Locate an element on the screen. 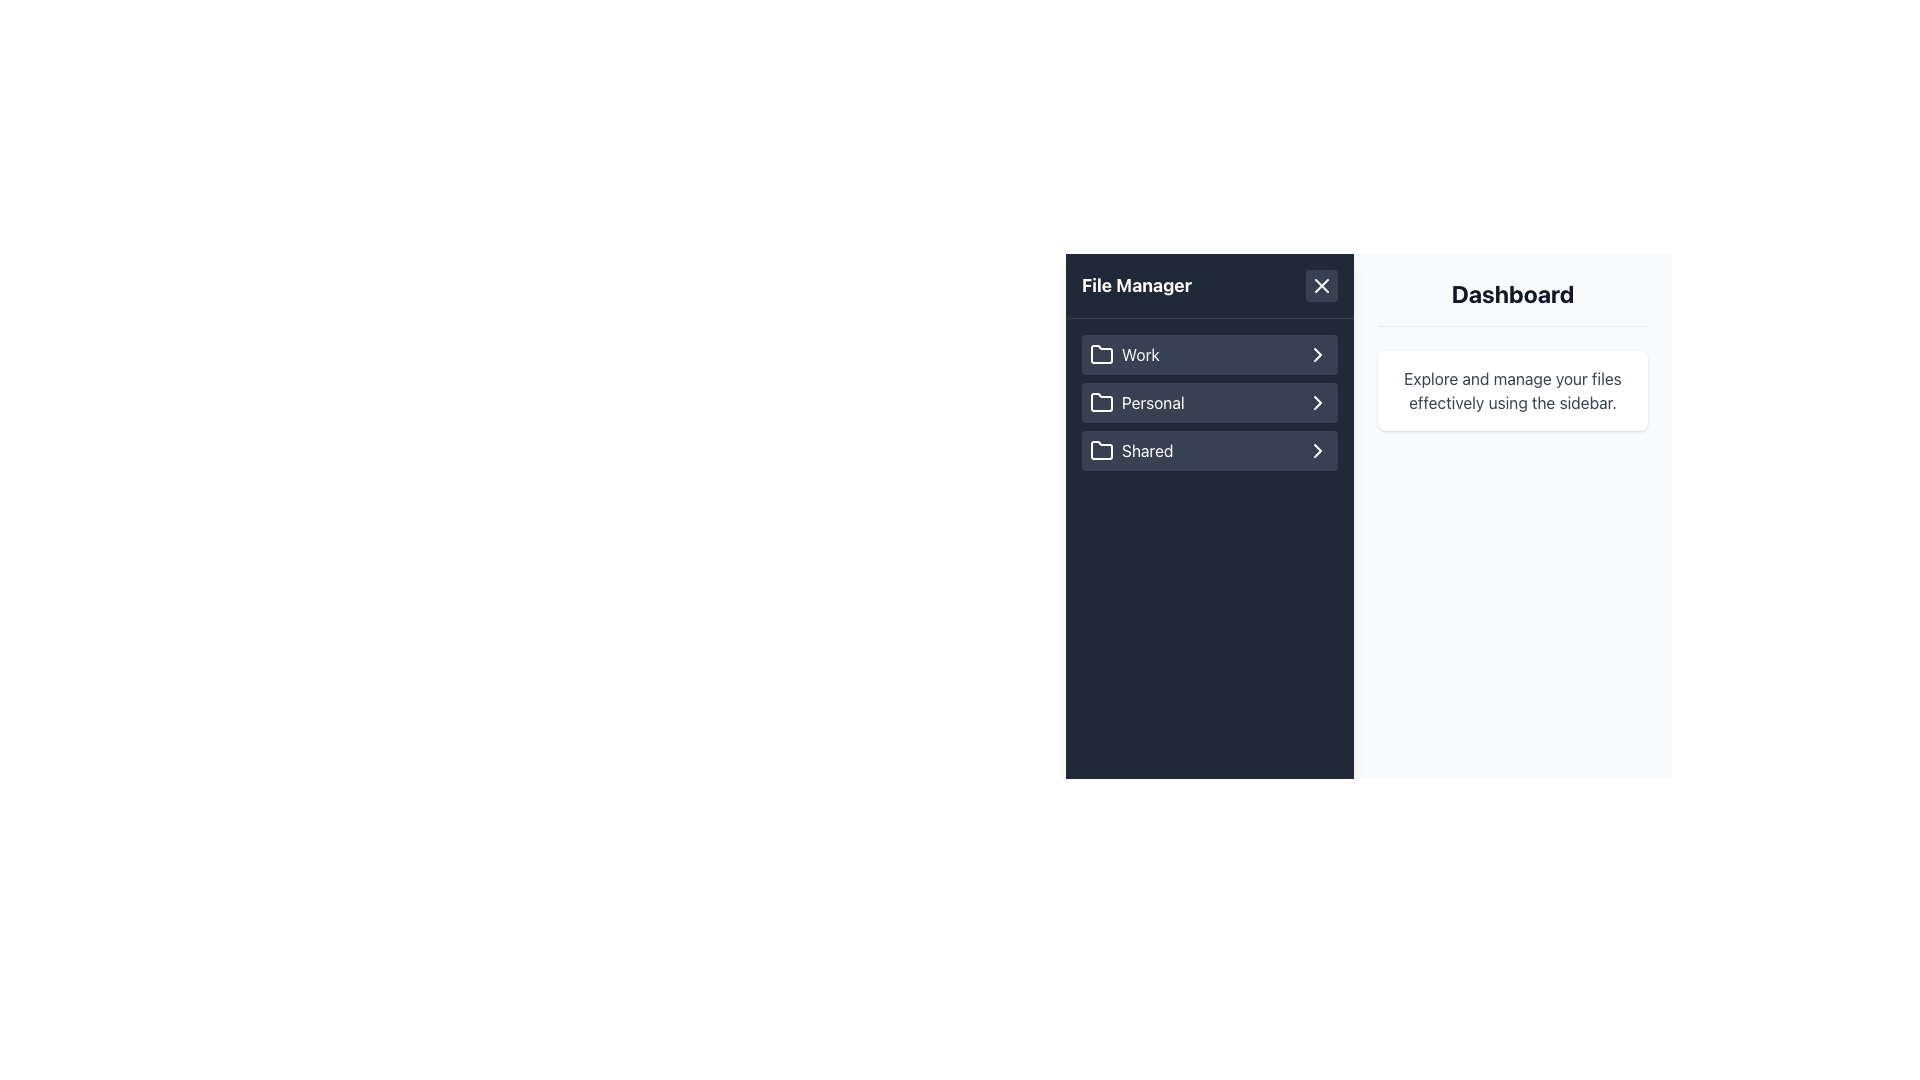  the second row menu item labeled 'Personal' in the dark-colored sidebar is located at coordinates (1208, 402).